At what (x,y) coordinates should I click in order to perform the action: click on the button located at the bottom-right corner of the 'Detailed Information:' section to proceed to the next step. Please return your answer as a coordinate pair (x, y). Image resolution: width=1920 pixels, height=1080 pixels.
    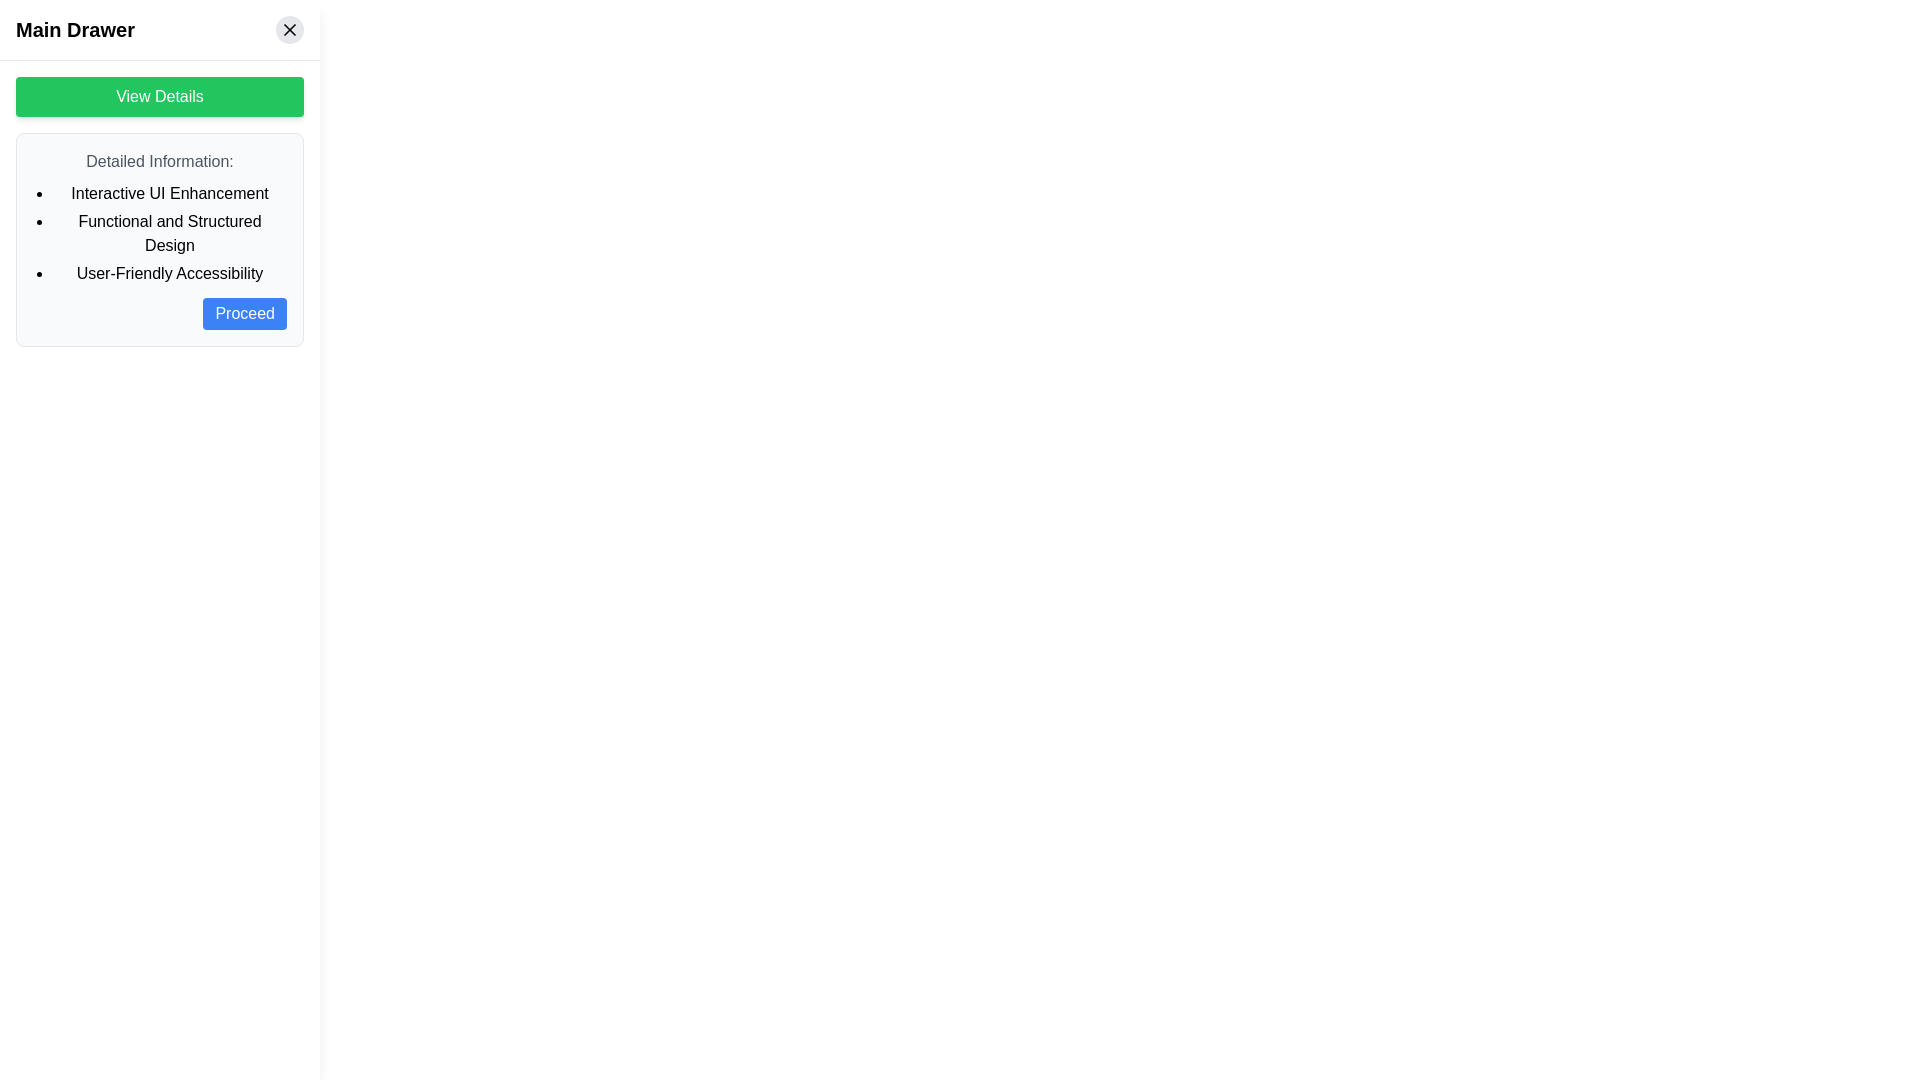
    Looking at the image, I should click on (158, 313).